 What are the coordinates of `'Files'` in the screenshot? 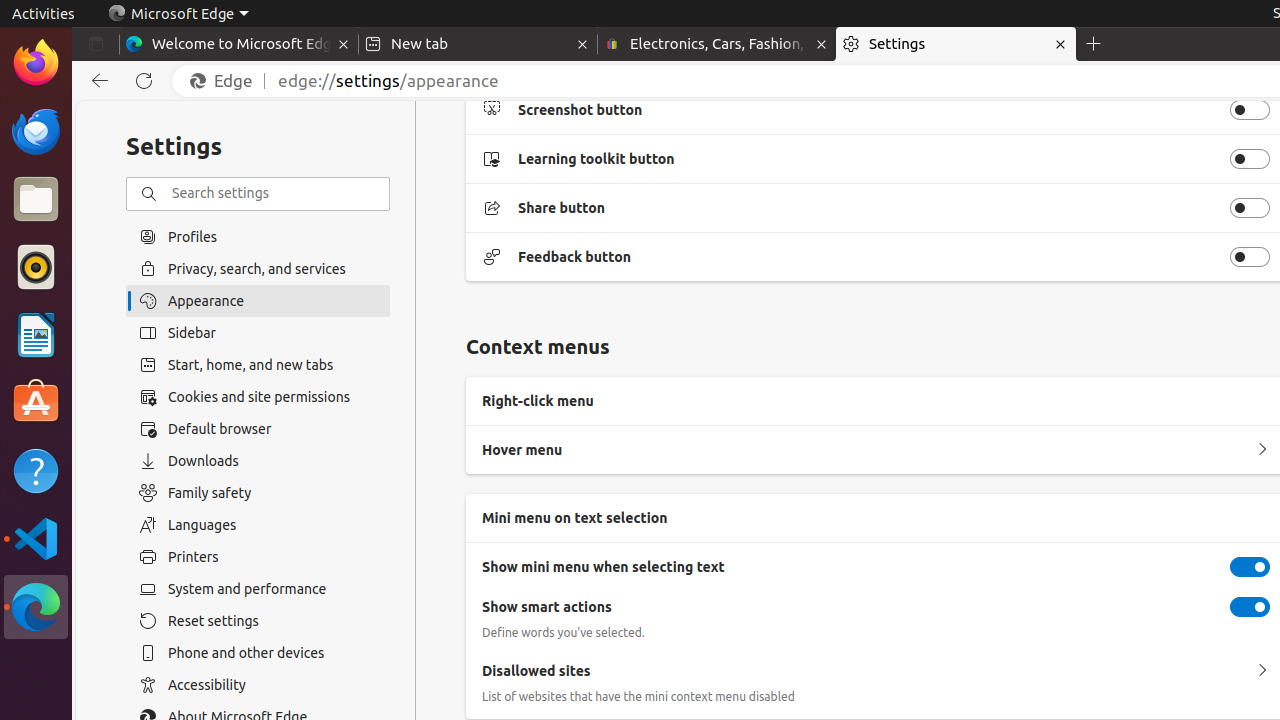 It's located at (35, 199).